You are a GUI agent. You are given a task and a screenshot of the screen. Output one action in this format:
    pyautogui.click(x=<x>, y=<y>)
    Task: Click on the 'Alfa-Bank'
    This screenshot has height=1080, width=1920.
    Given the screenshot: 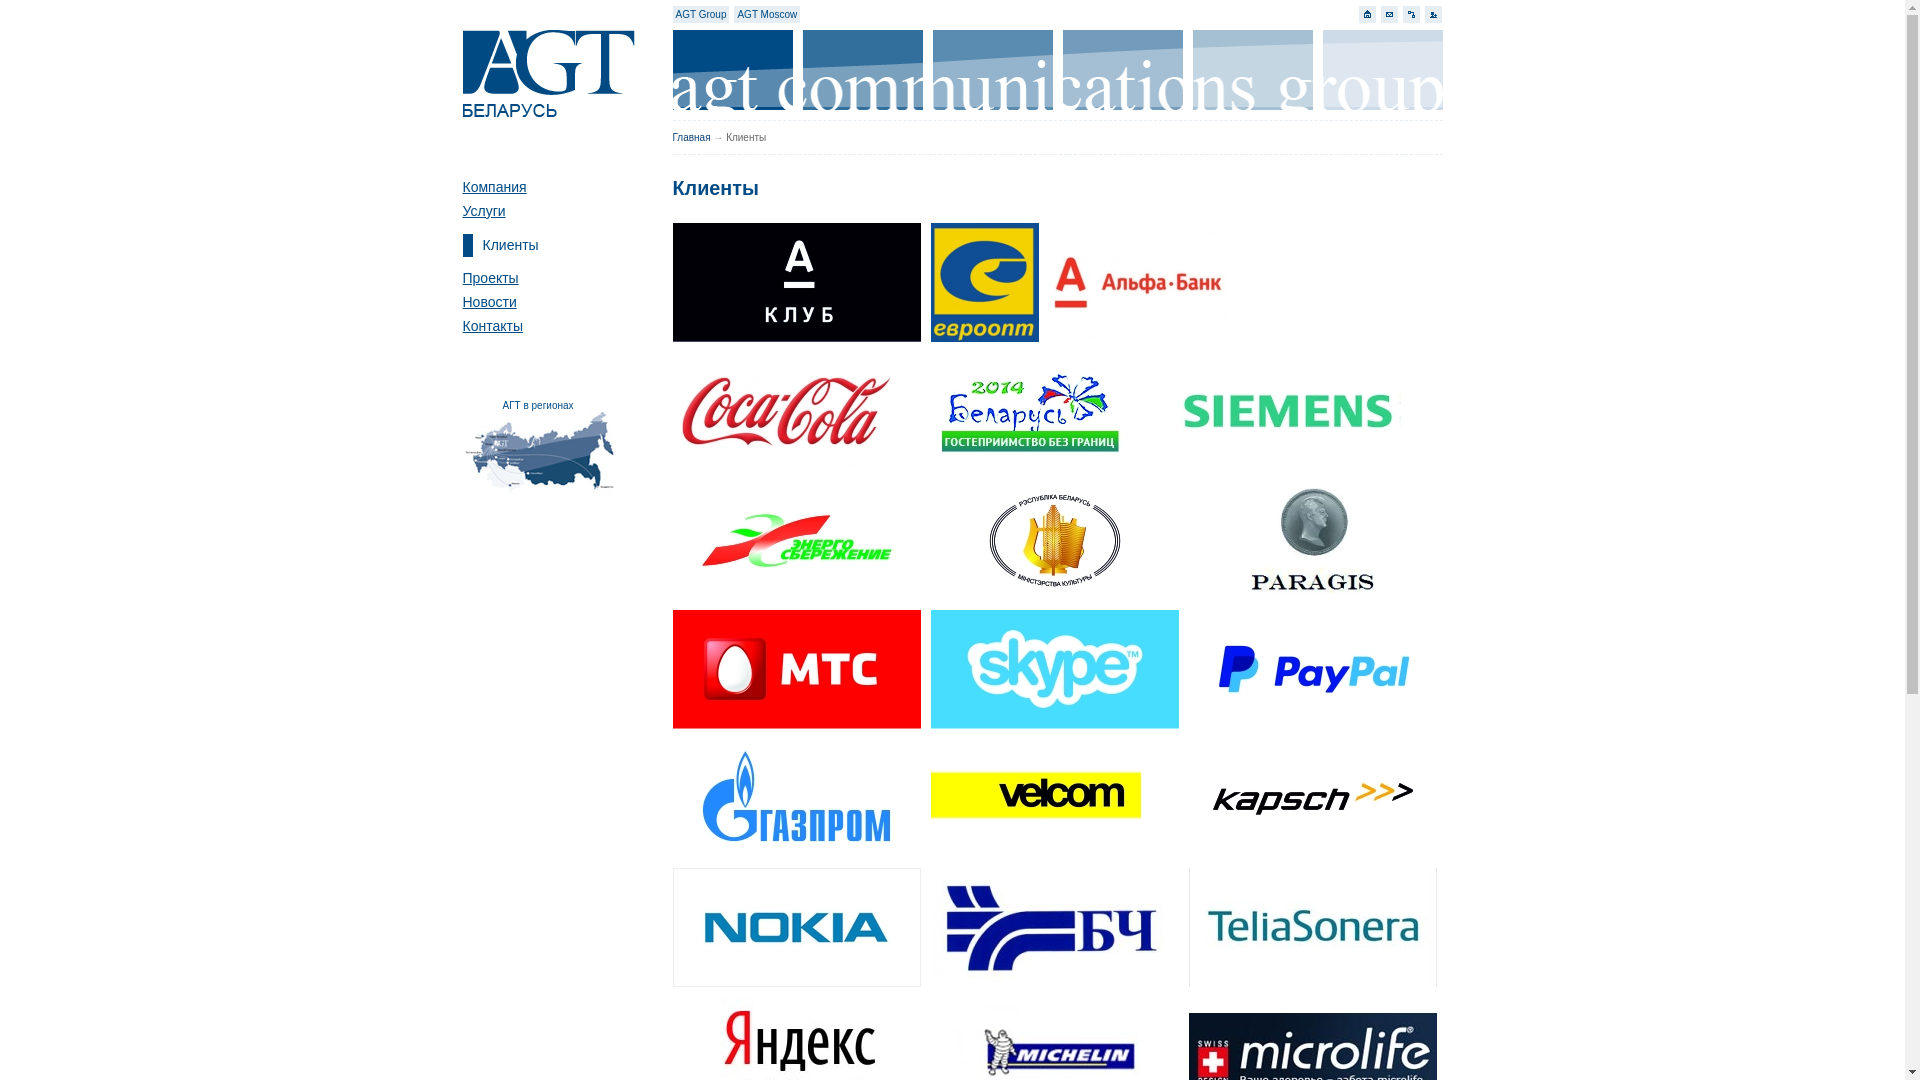 What is the action you would take?
    pyautogui.click(x=1137, y=282)
    